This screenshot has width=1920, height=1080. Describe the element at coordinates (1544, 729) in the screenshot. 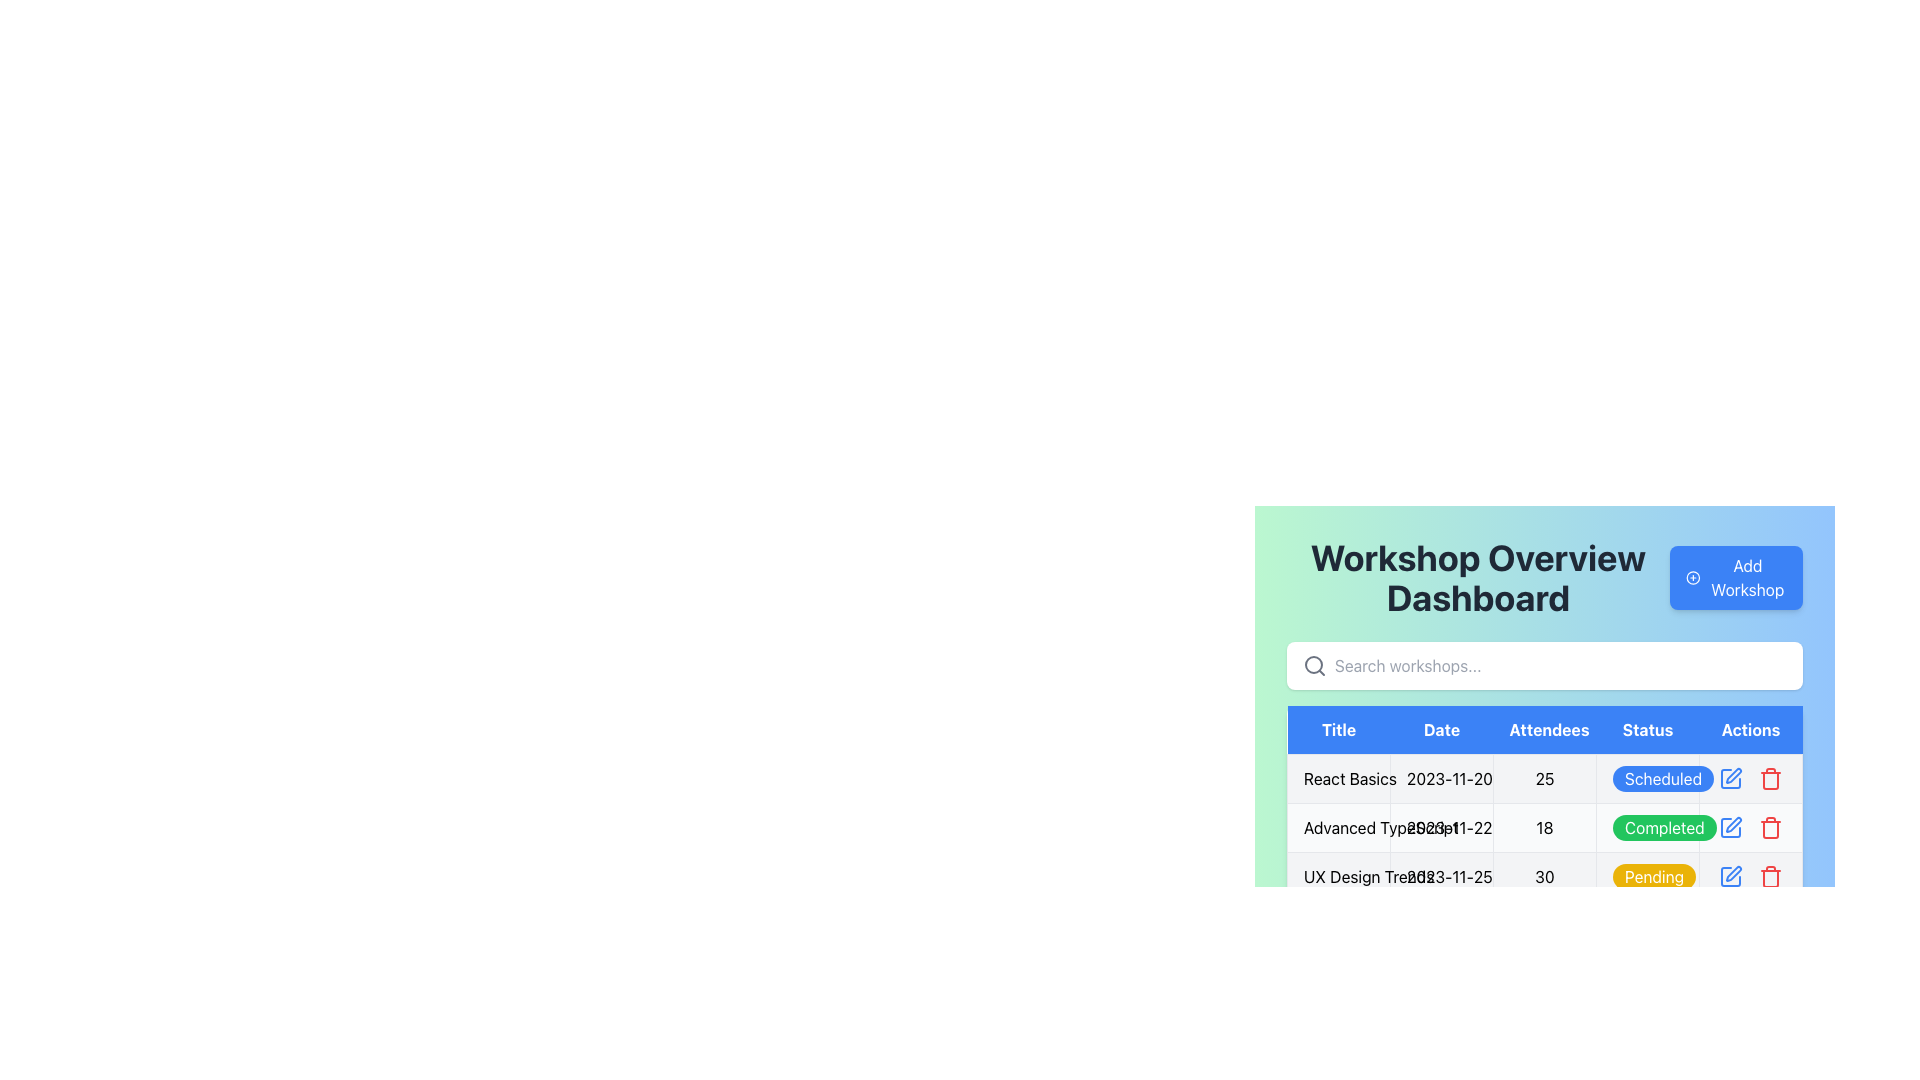

I see `the 'Attendees' table header element, which is a blue rectangular button containing white text` at that location.